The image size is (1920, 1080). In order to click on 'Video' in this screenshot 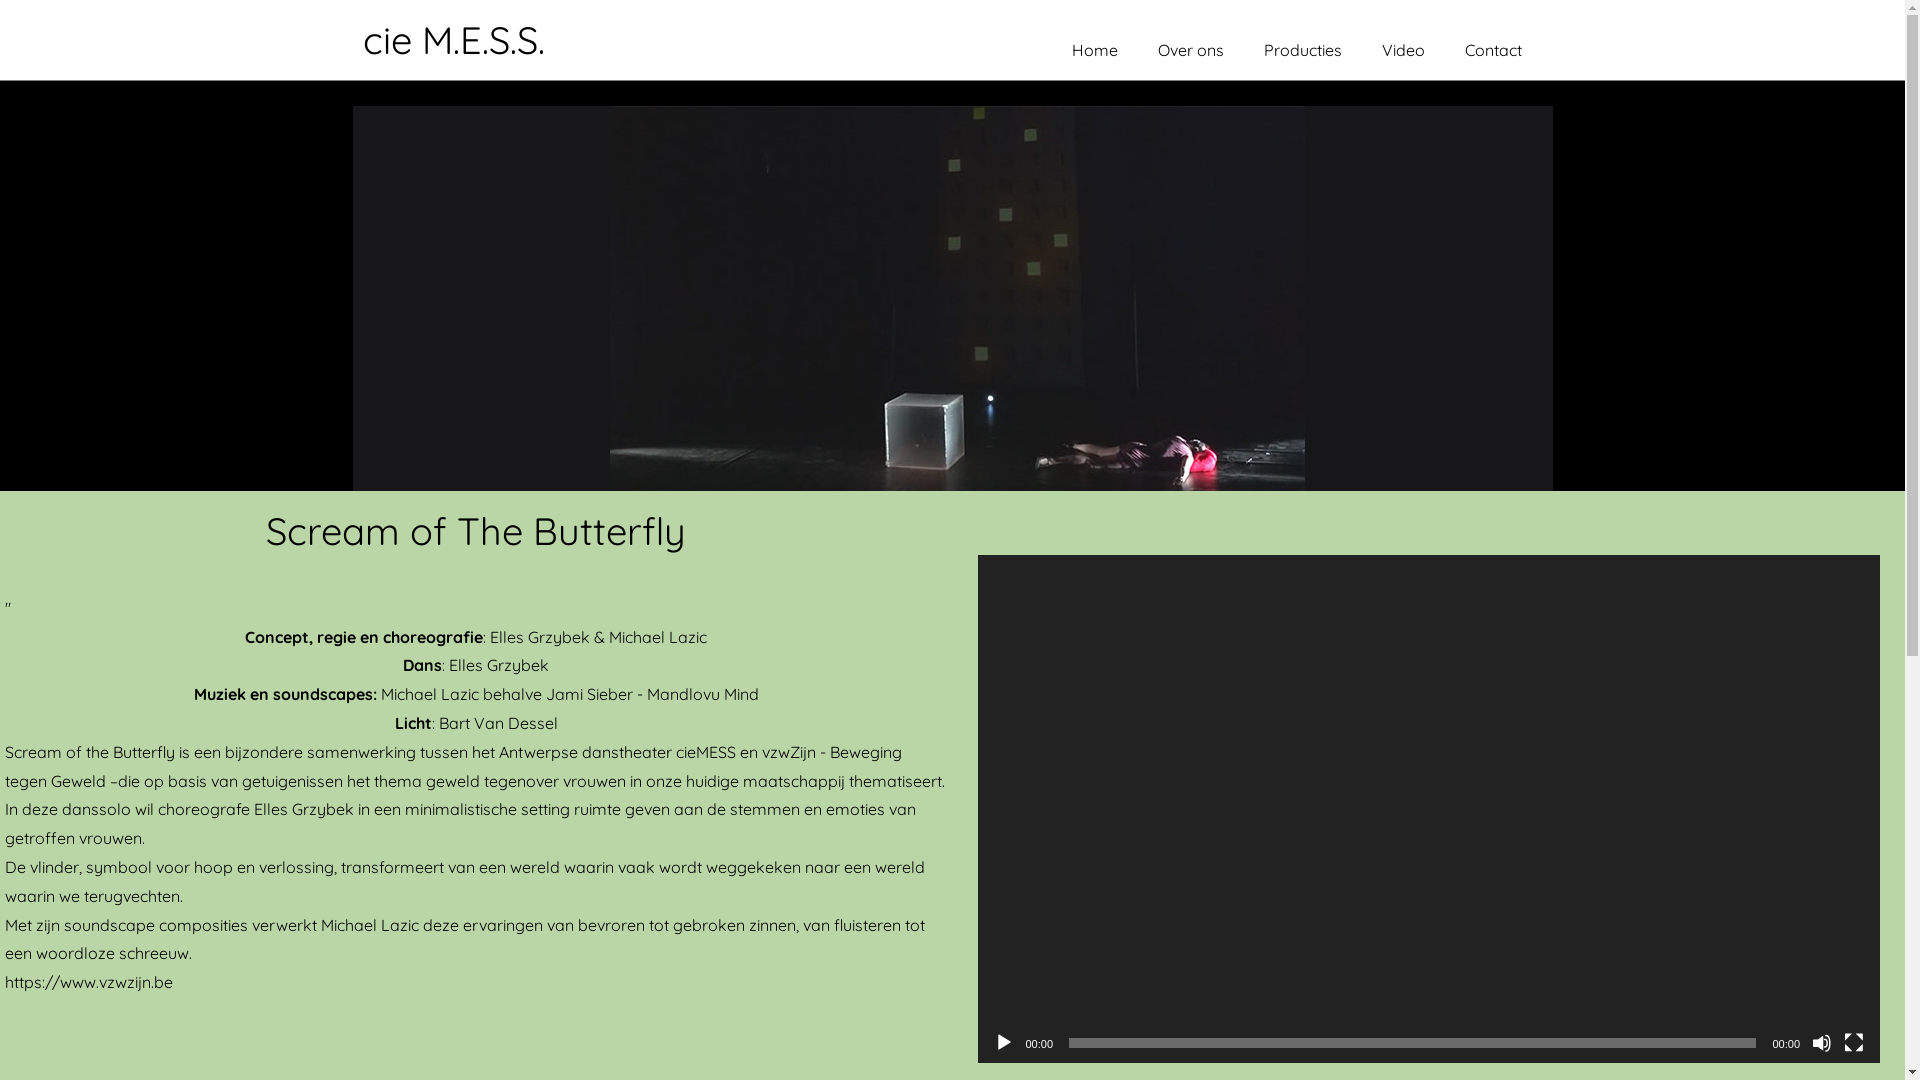, I will do `click(1402, 49)`.